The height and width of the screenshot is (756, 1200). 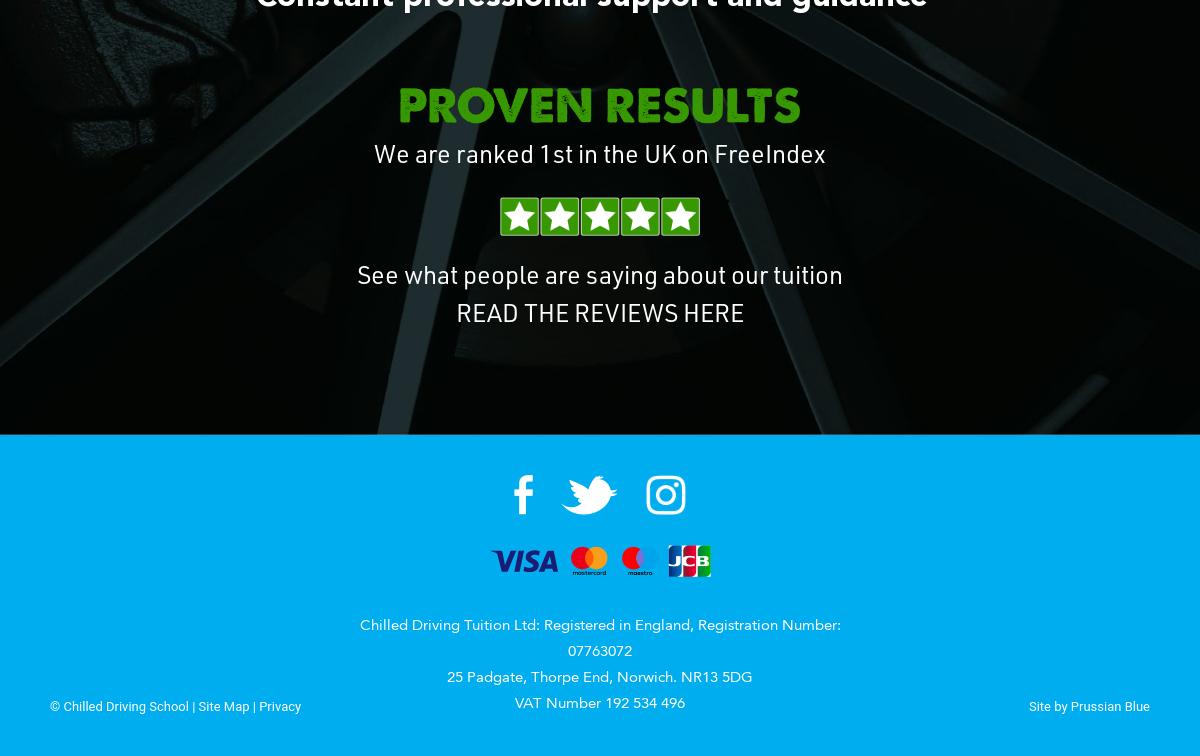 What do you see at coordinates (600, 315) in the screenshot?
I see `'READ THE REVIEWS HERE'` at bounding box center [600, 315].